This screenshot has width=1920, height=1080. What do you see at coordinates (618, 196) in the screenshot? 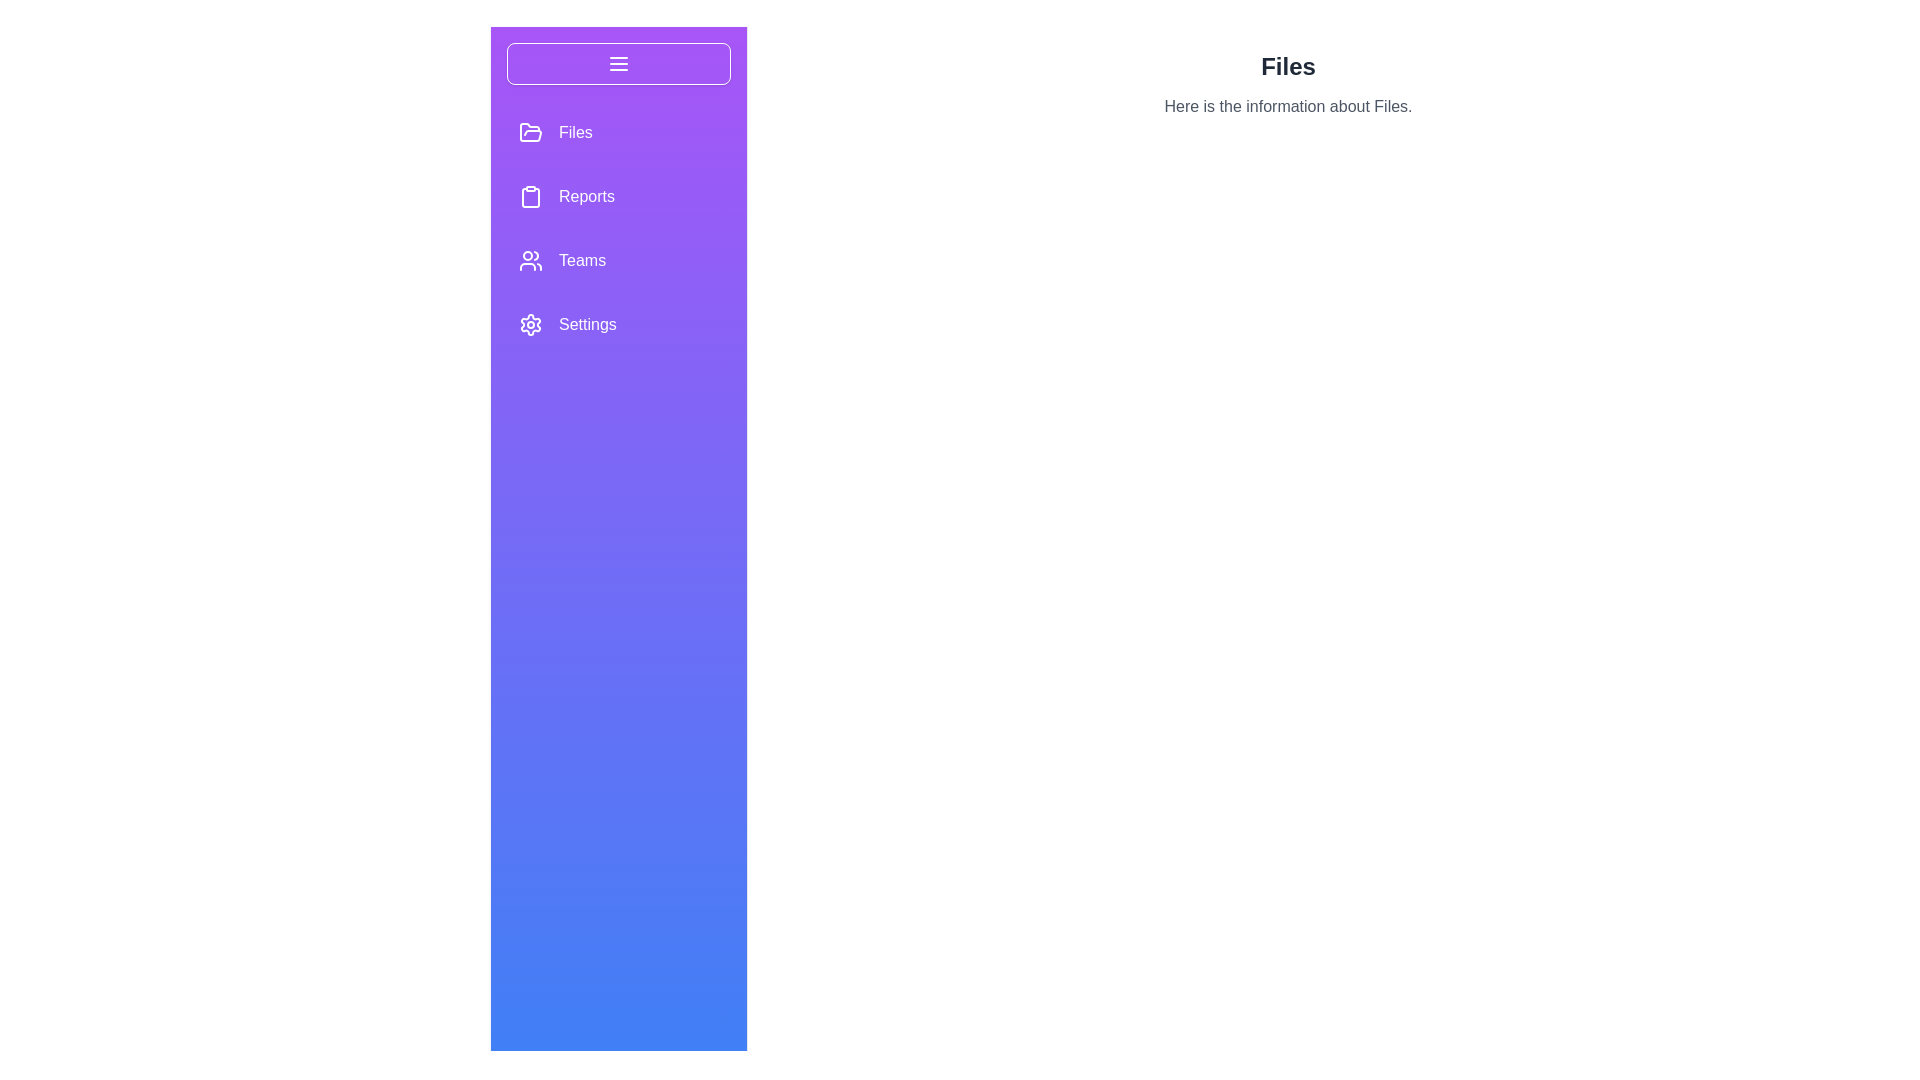
I see `the menu option Reports to display its hover effect` at bounding box center [618, 196].